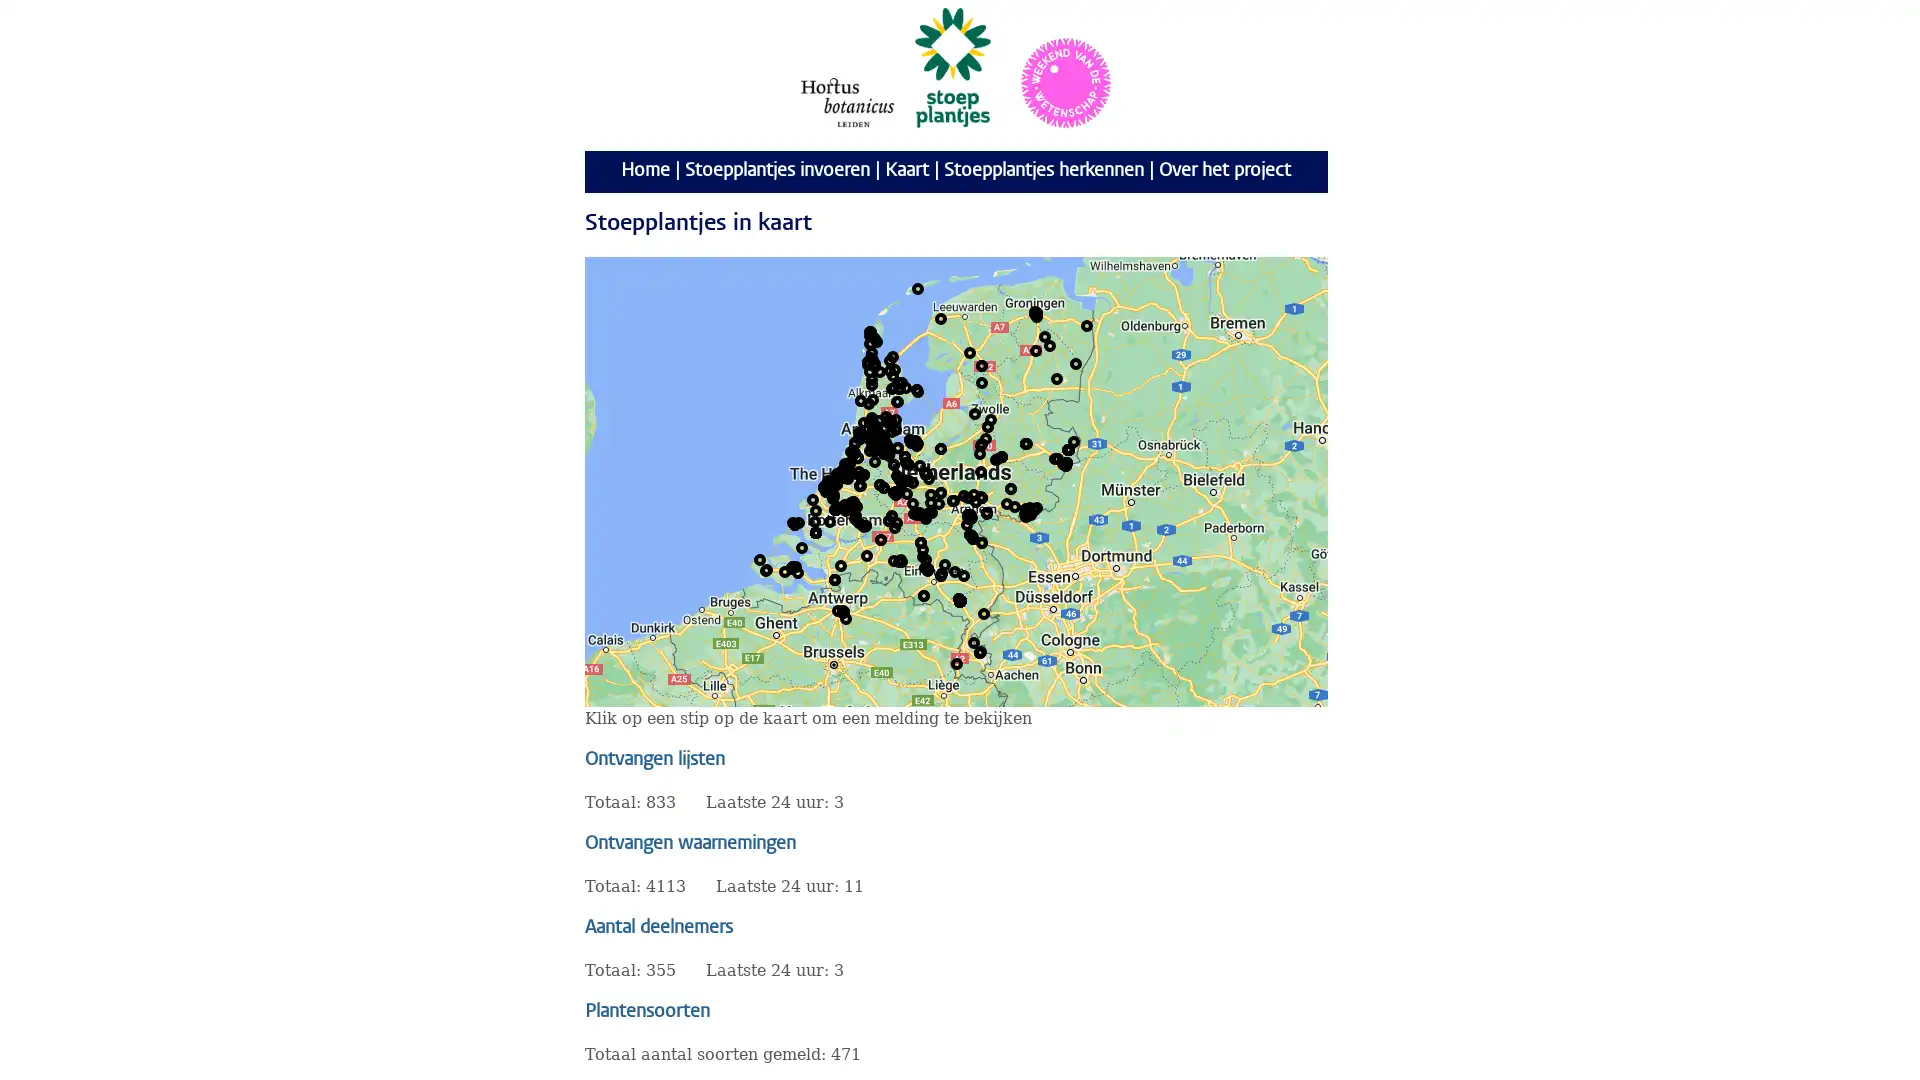 The width and height of the screenshot is (1920, 1080). Describe the element at coordinates (869, 419) in the screenshot. I see `Telling van Margreet op 10 april 2022` at that location.